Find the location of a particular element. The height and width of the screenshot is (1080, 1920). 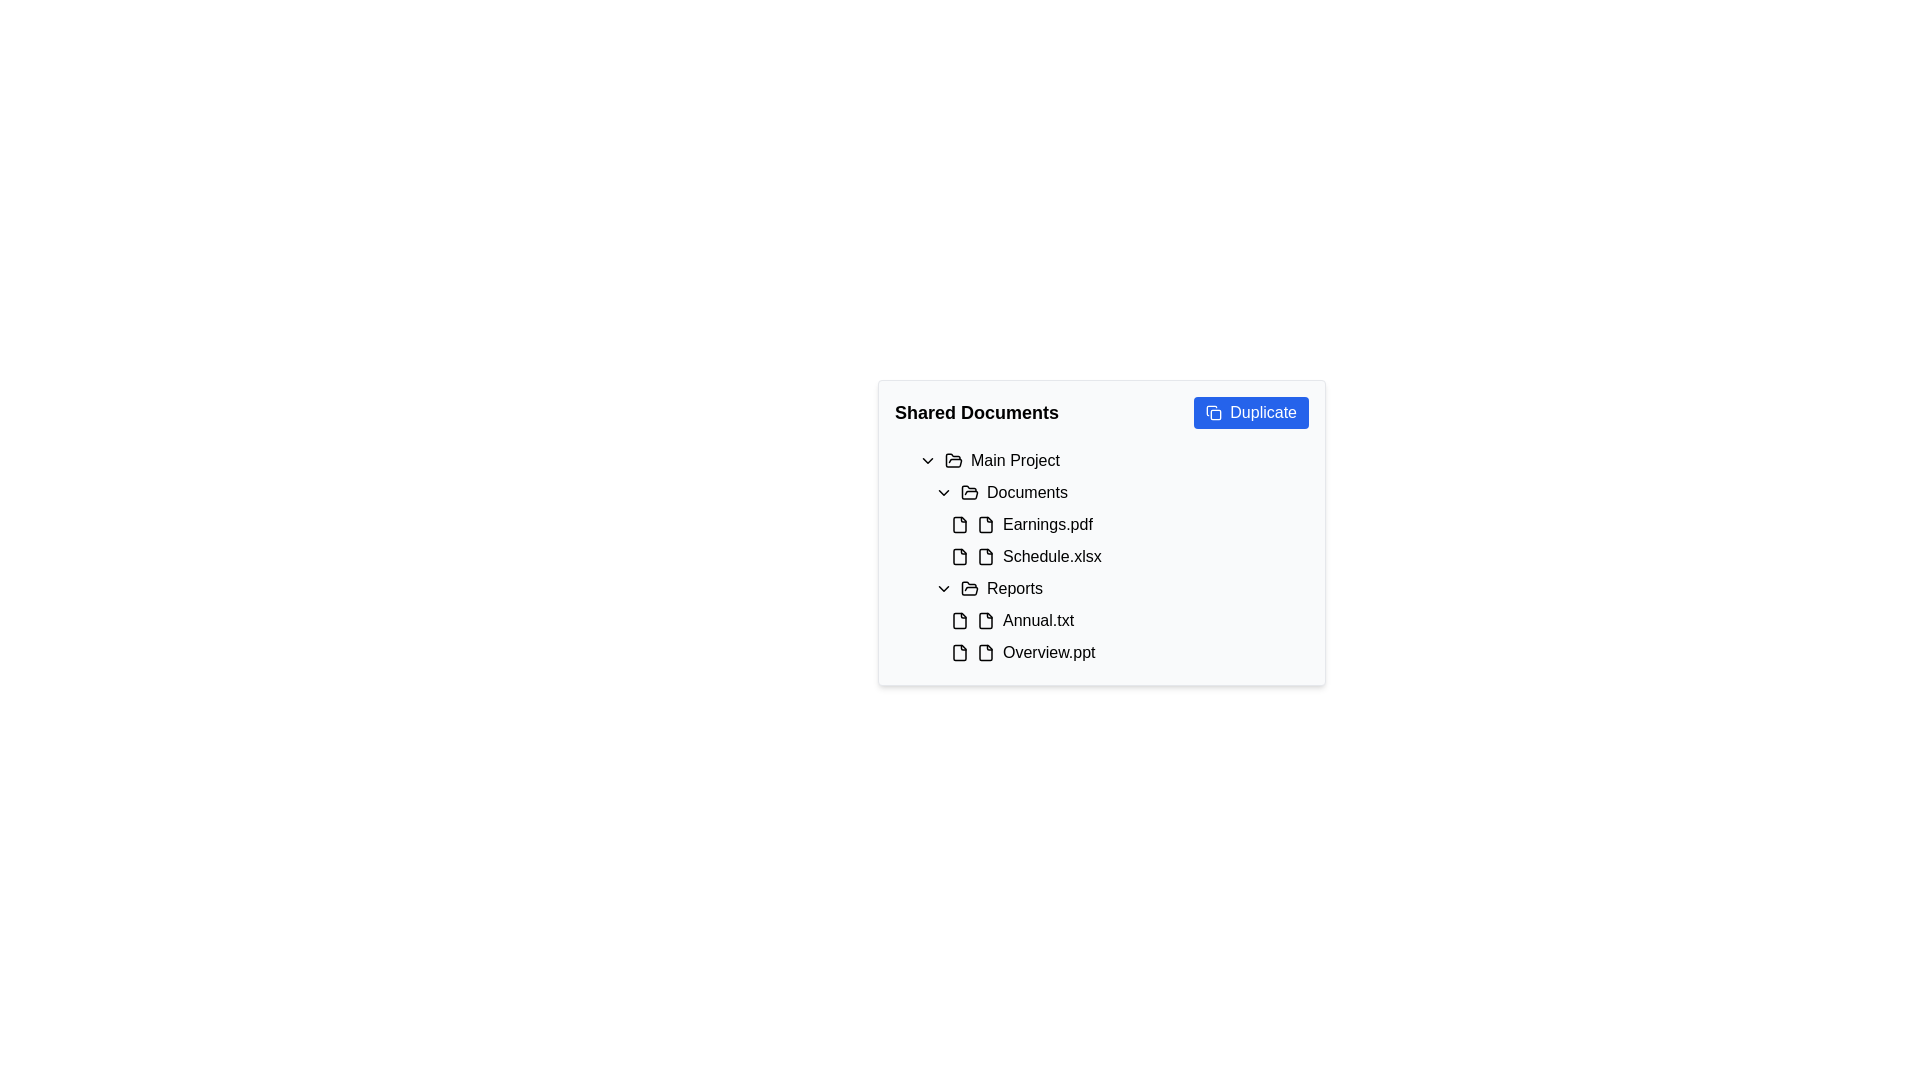

the file icon with an outline design located to the left of the 'Earnings.pdf' text in the document list is located at coordinates (960, 523).